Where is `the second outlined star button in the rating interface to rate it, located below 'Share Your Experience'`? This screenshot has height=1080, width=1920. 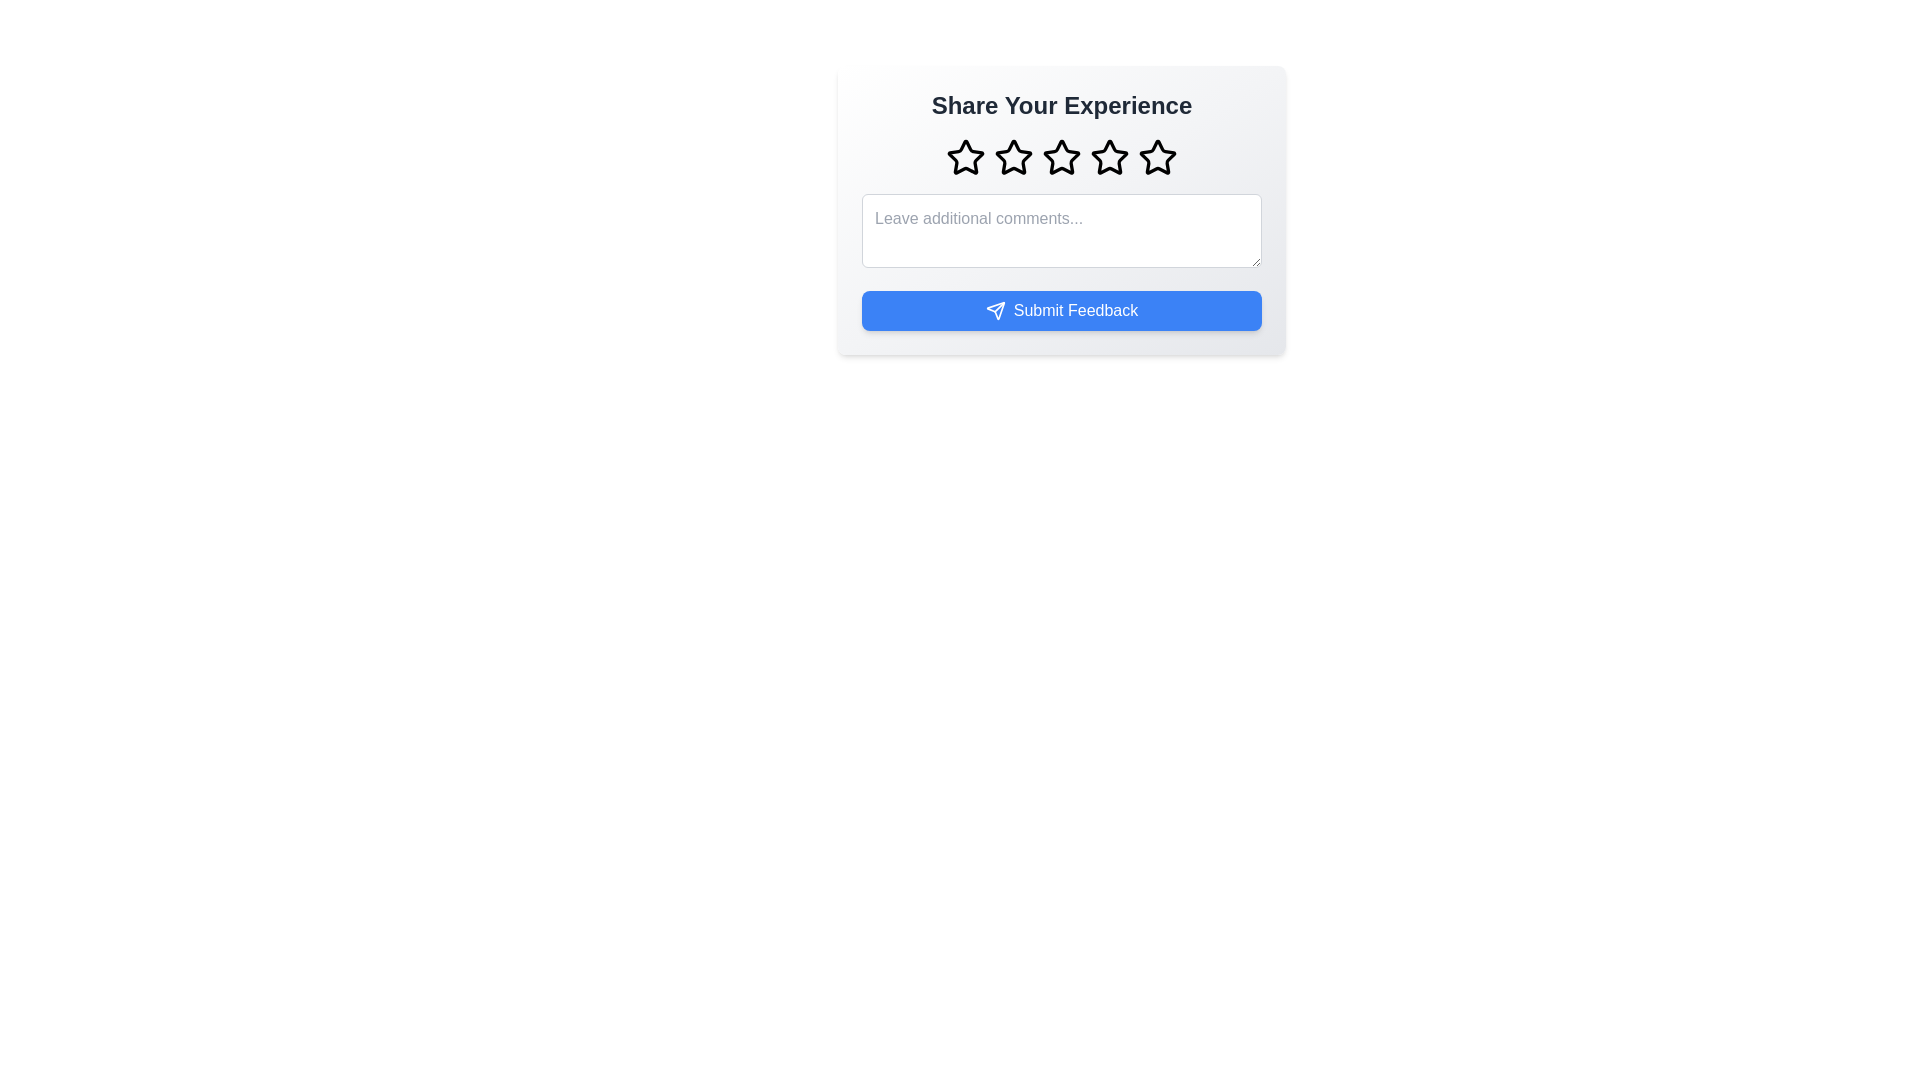
the second outlined star button in the rating interface to rate it, located below 'Share Your Experience' is located at coordinates (1013, 156).